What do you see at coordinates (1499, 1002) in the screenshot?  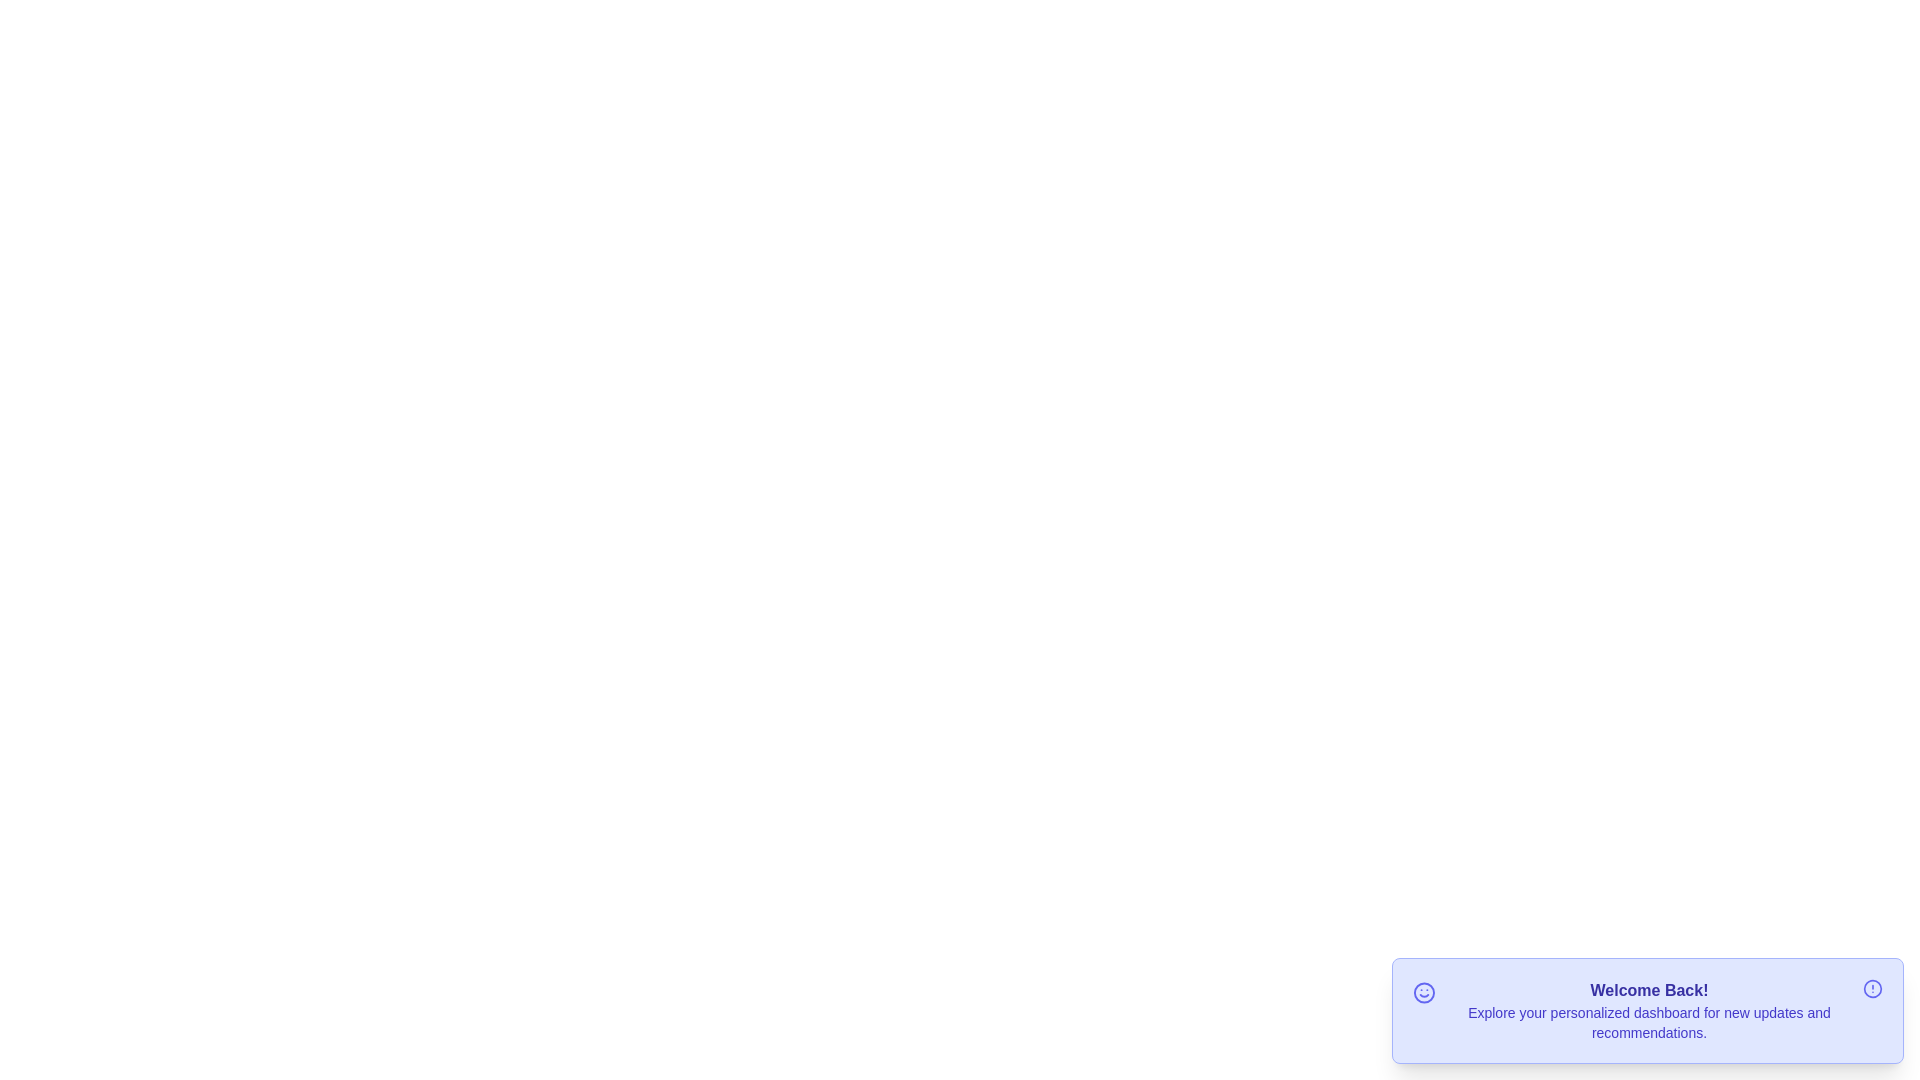 I see `the word 'your' within the notification text` at bounding box center [1499, 1002].